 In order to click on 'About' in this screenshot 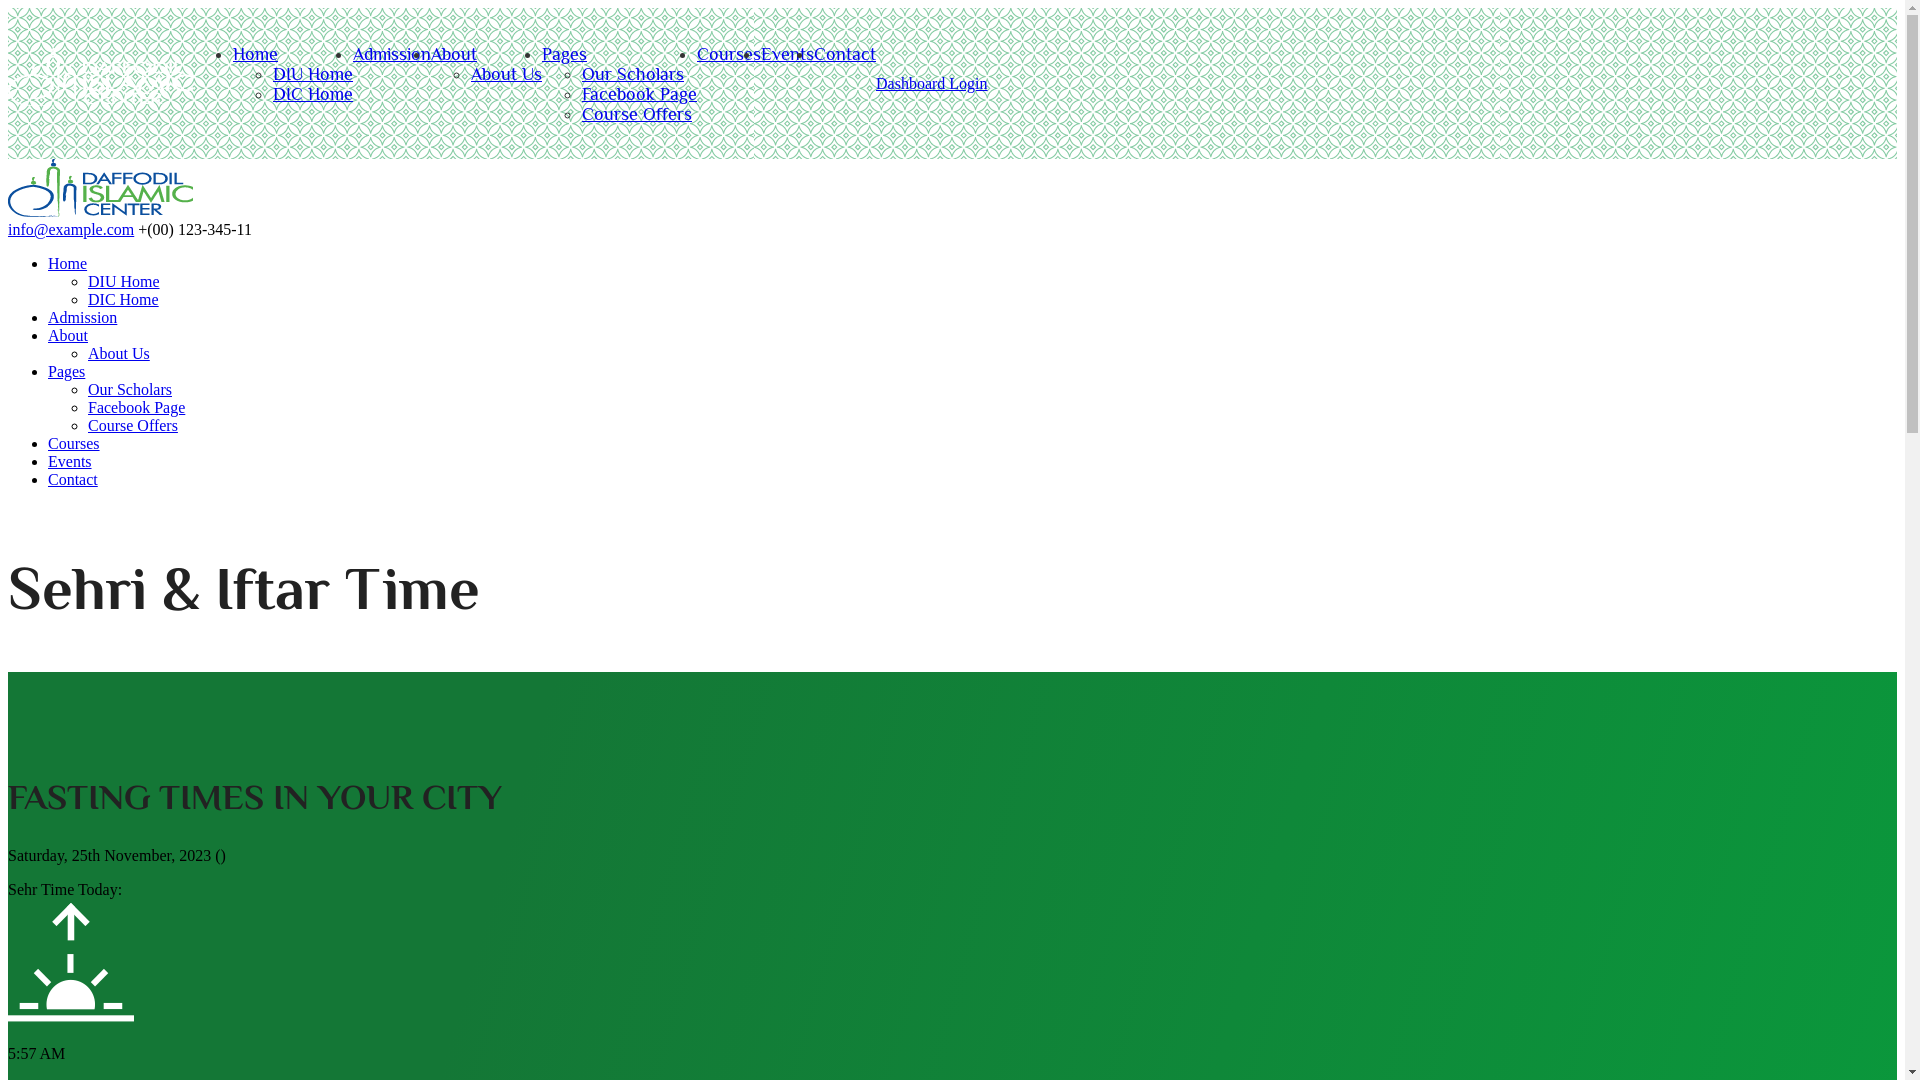, I will do `click(48, 334)`.